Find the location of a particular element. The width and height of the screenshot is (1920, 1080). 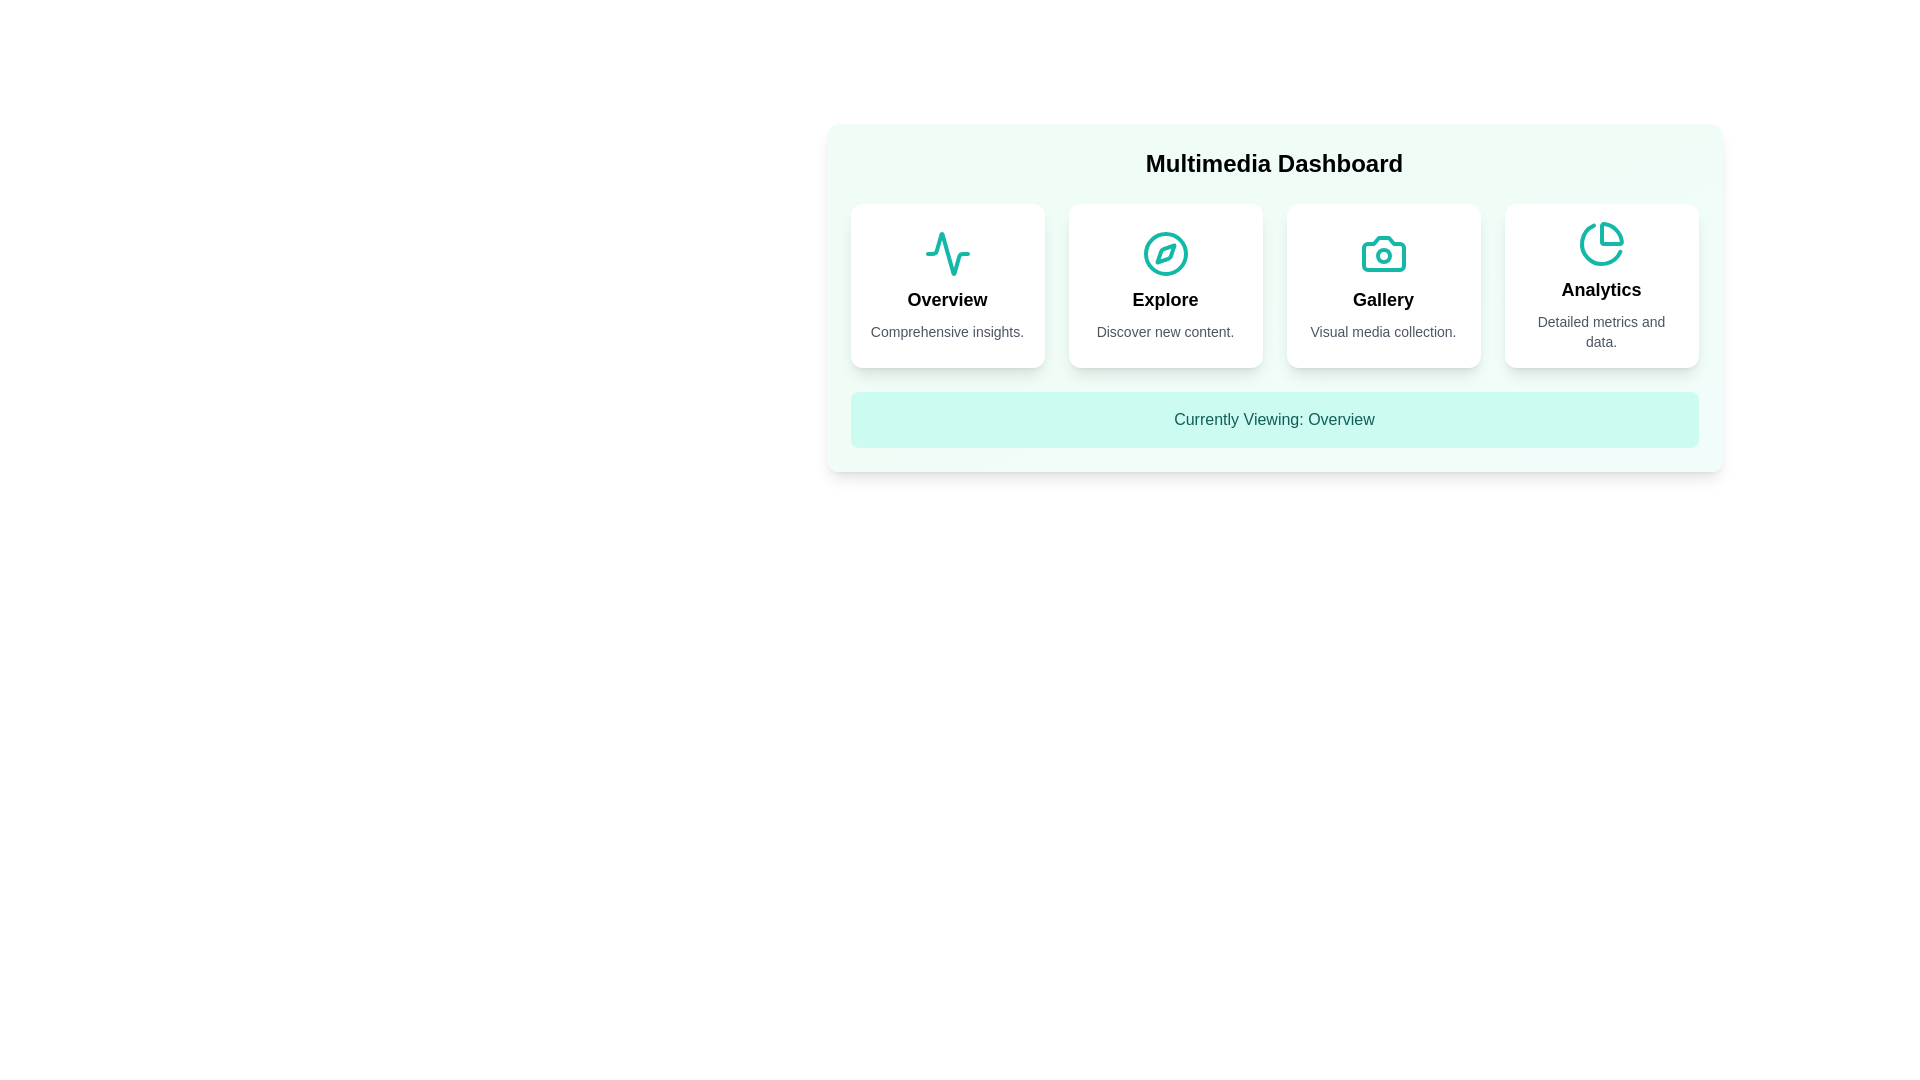

the section card labeled Explore to preview its animation is located at coordinates (1165, 285).